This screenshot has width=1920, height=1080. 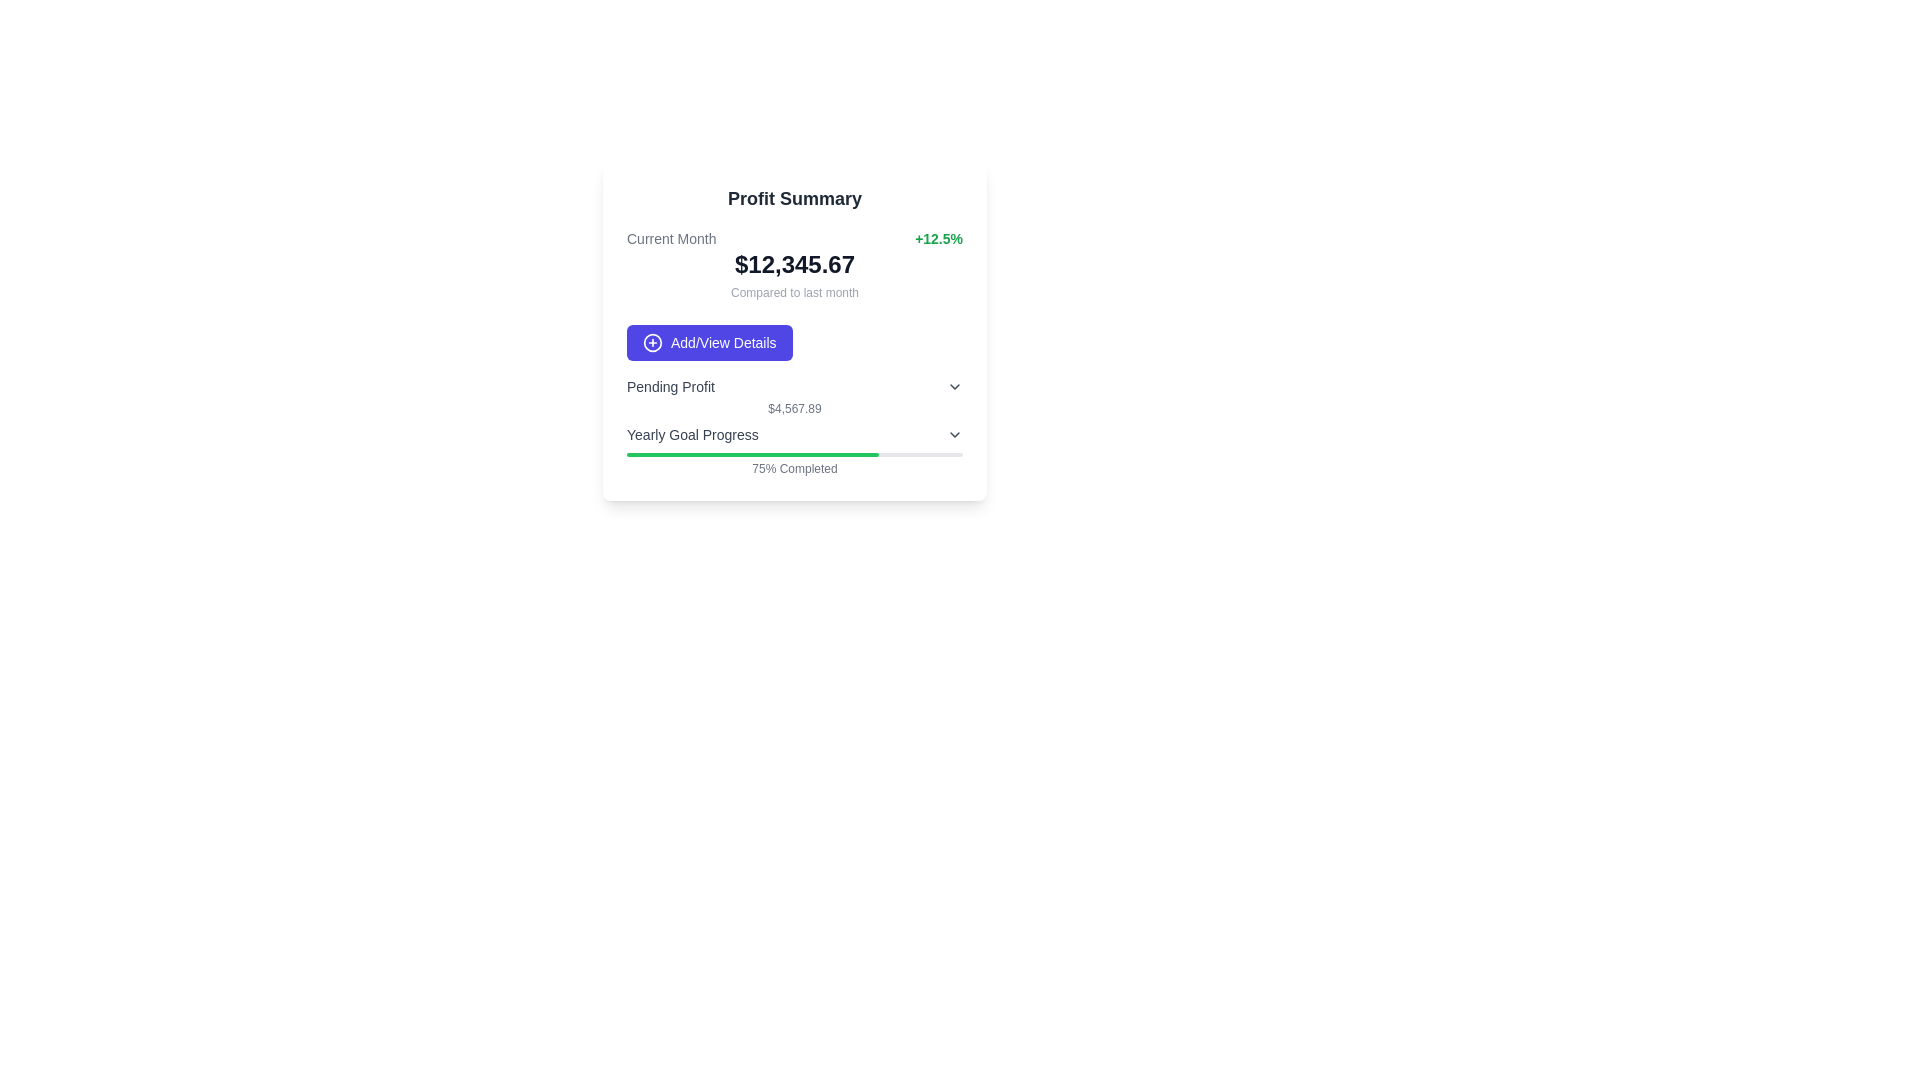 What do you see at coordinates (709, 342) in the screenshot?
I see `the 'Add/View Details' button located centrally within the 'Profit Summary' card` at bounding box center [709, 342].